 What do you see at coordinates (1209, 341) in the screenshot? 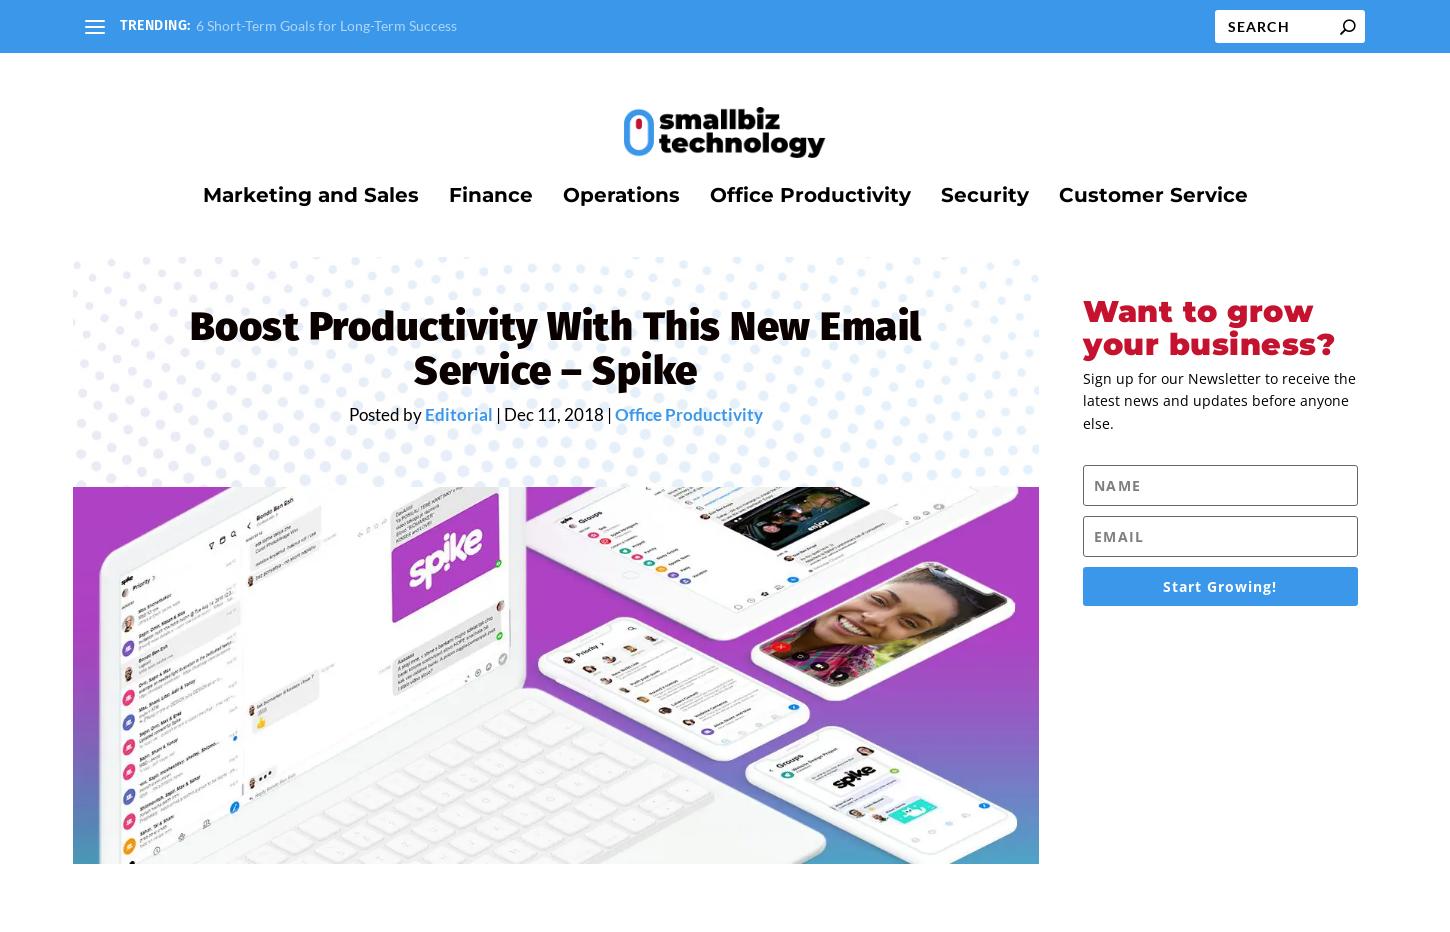
I see `'Want to grow your business?'` at bounding box center [1209, 341].